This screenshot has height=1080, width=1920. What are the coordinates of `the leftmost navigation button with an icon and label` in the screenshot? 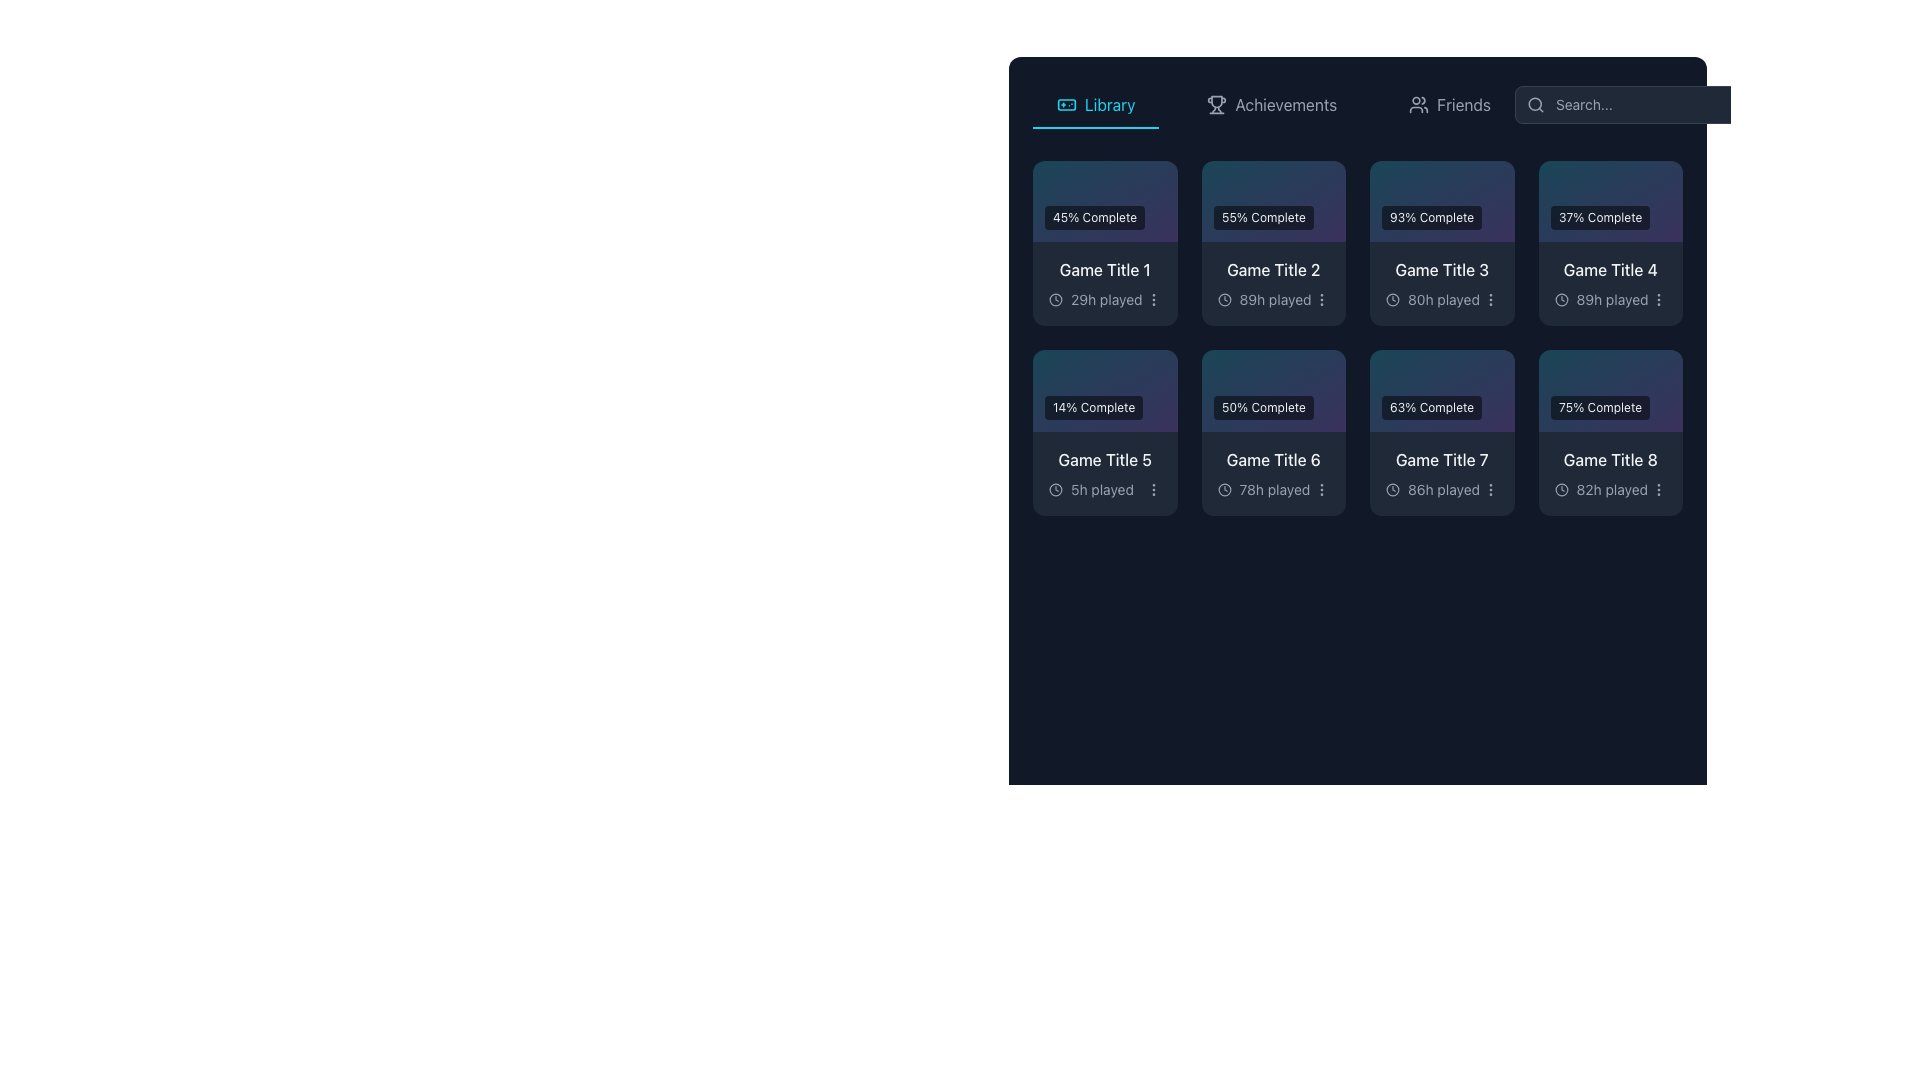 It's located at (1095, 104).